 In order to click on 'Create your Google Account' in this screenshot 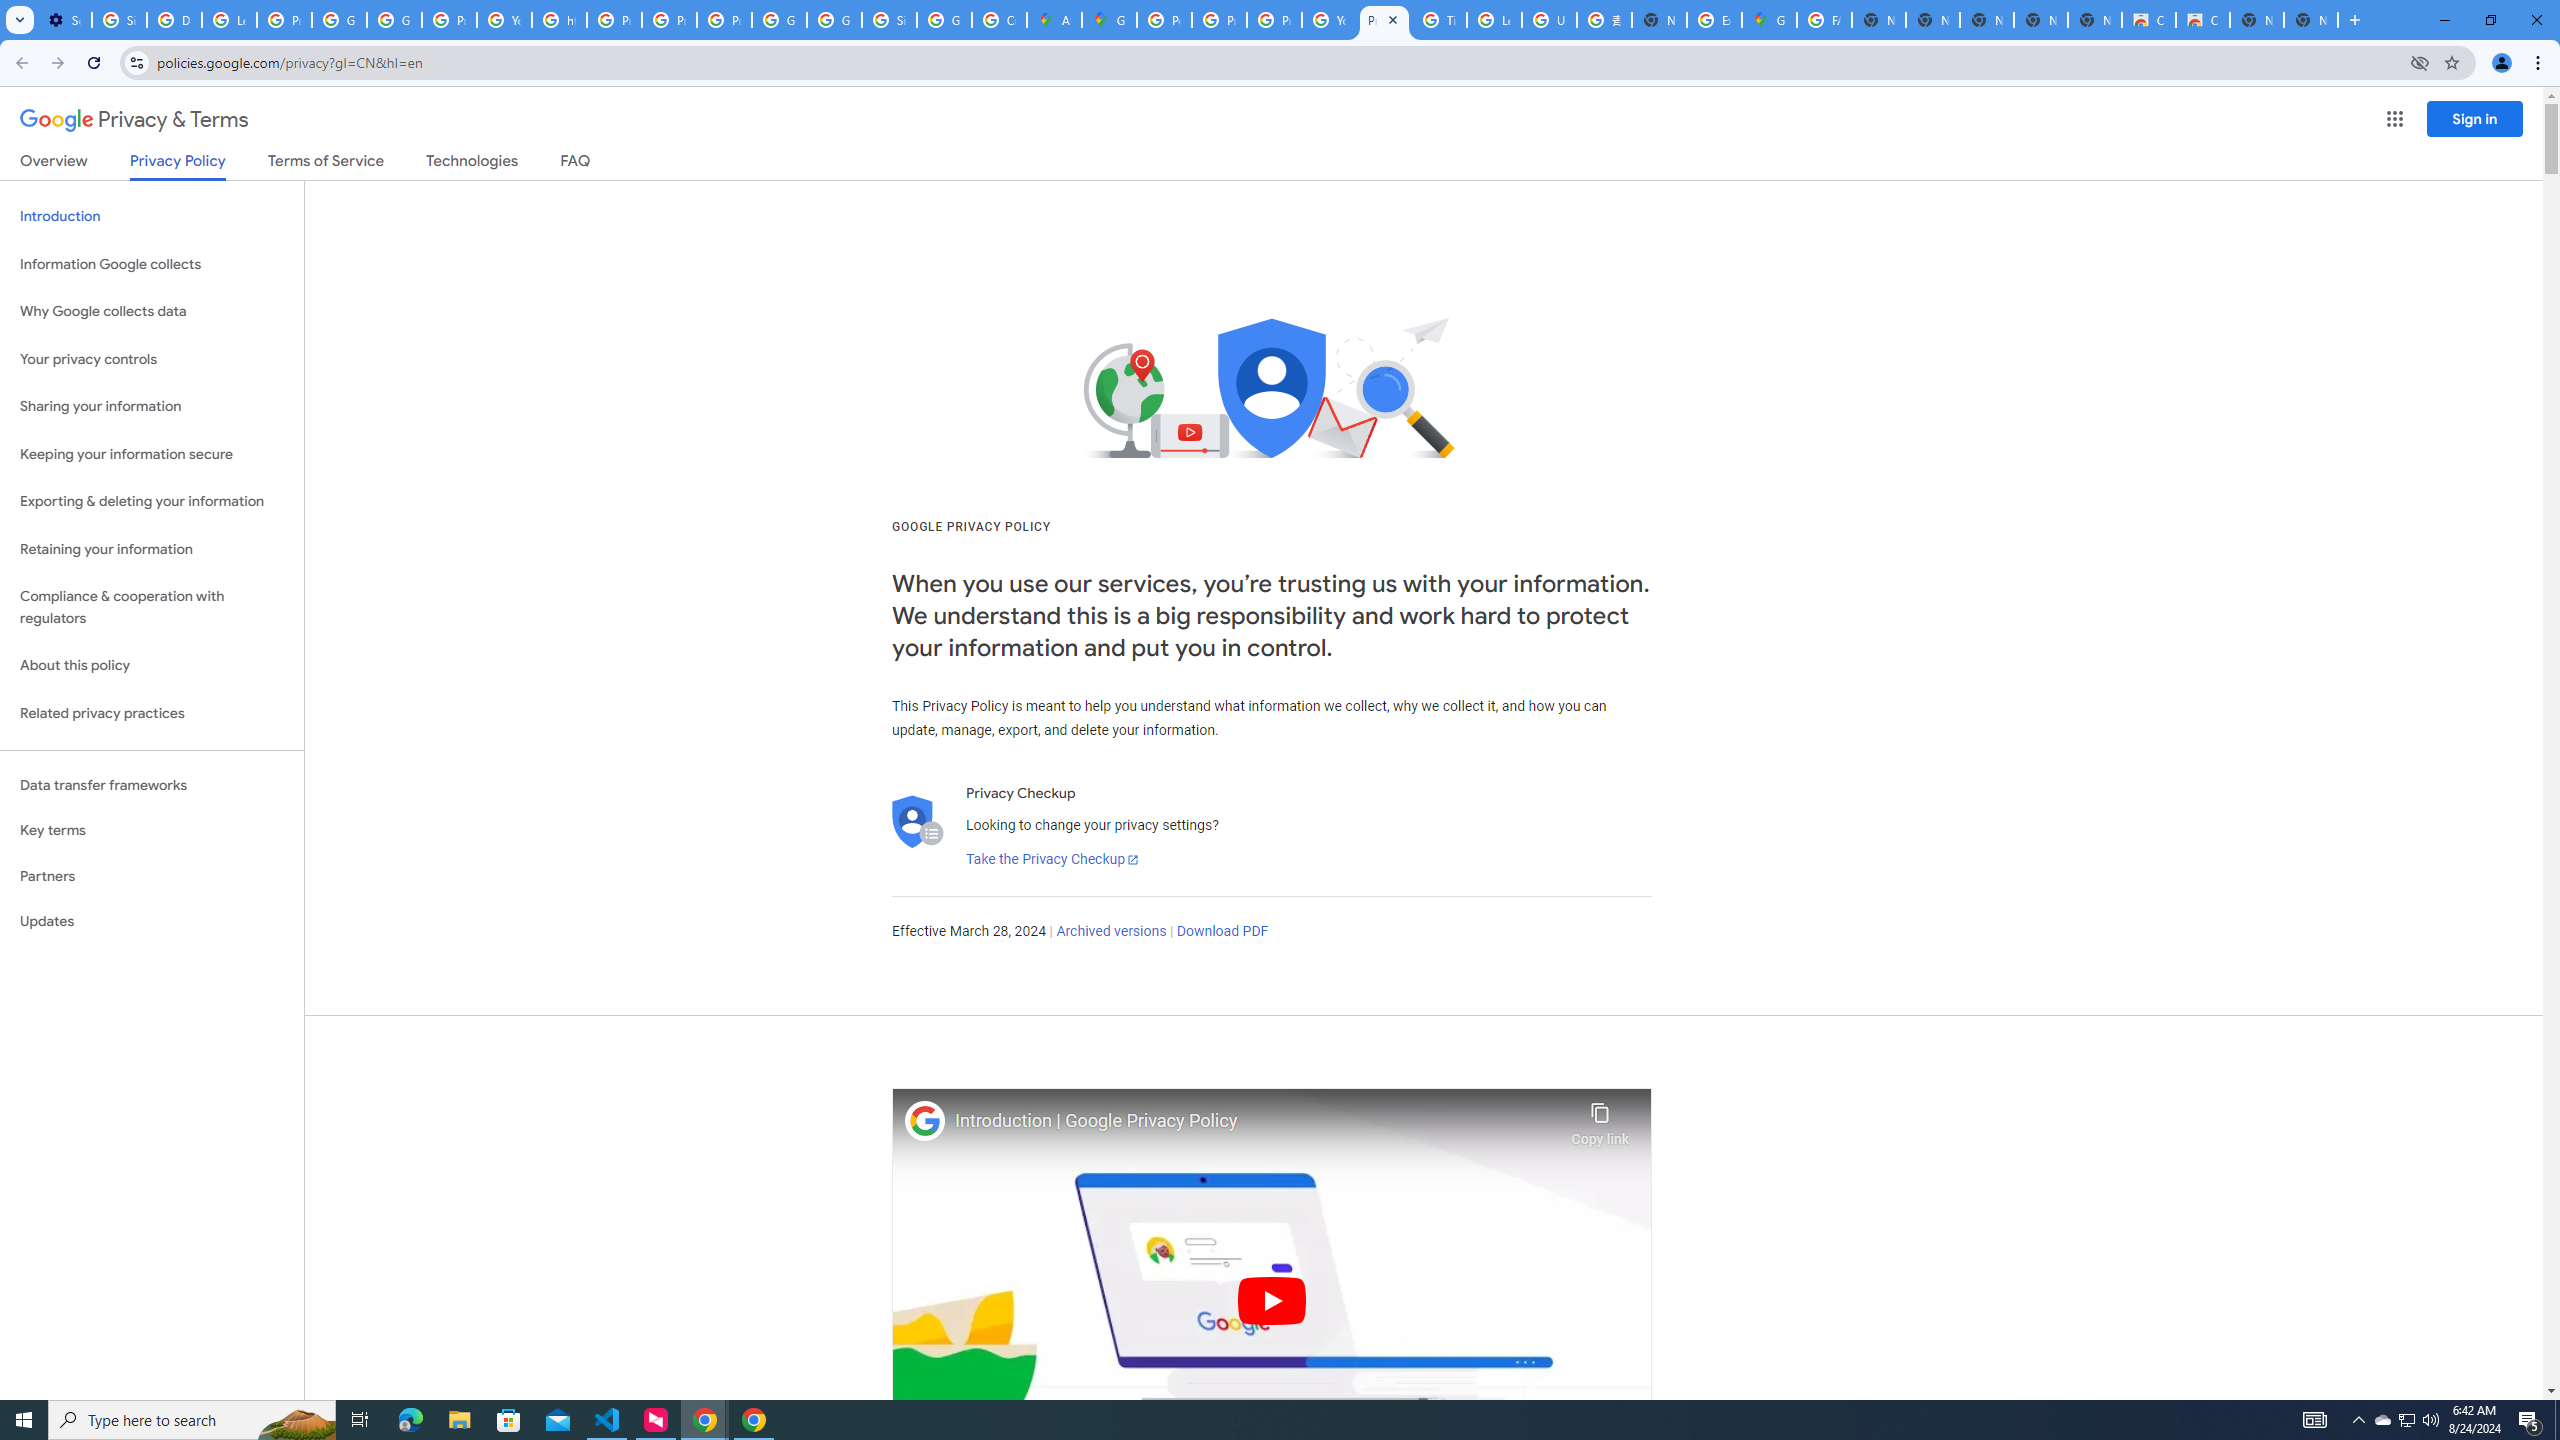, I will do `click(998, 19)`.